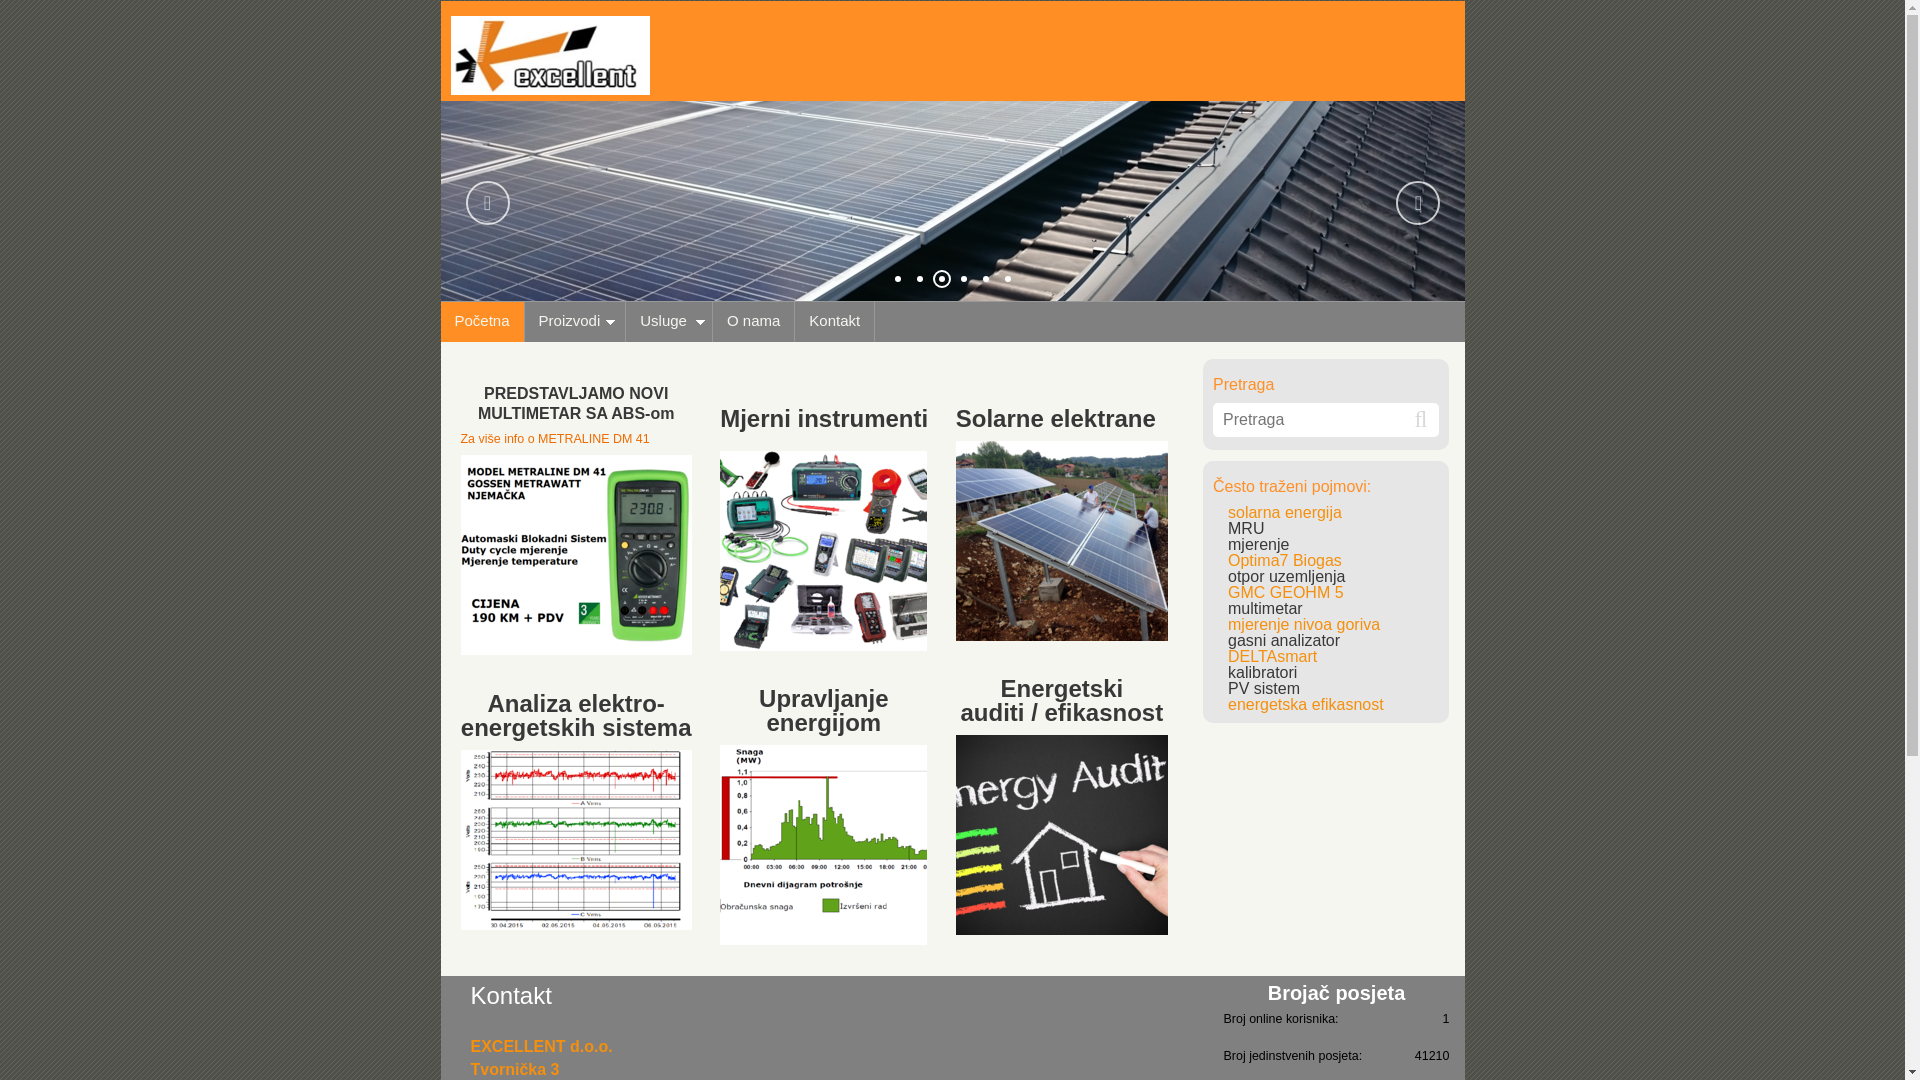 The image size is (1920, 1080). Describe the element at coordinates (1257, 544) in the screenshot. I see `'mjerenje'` at that location.